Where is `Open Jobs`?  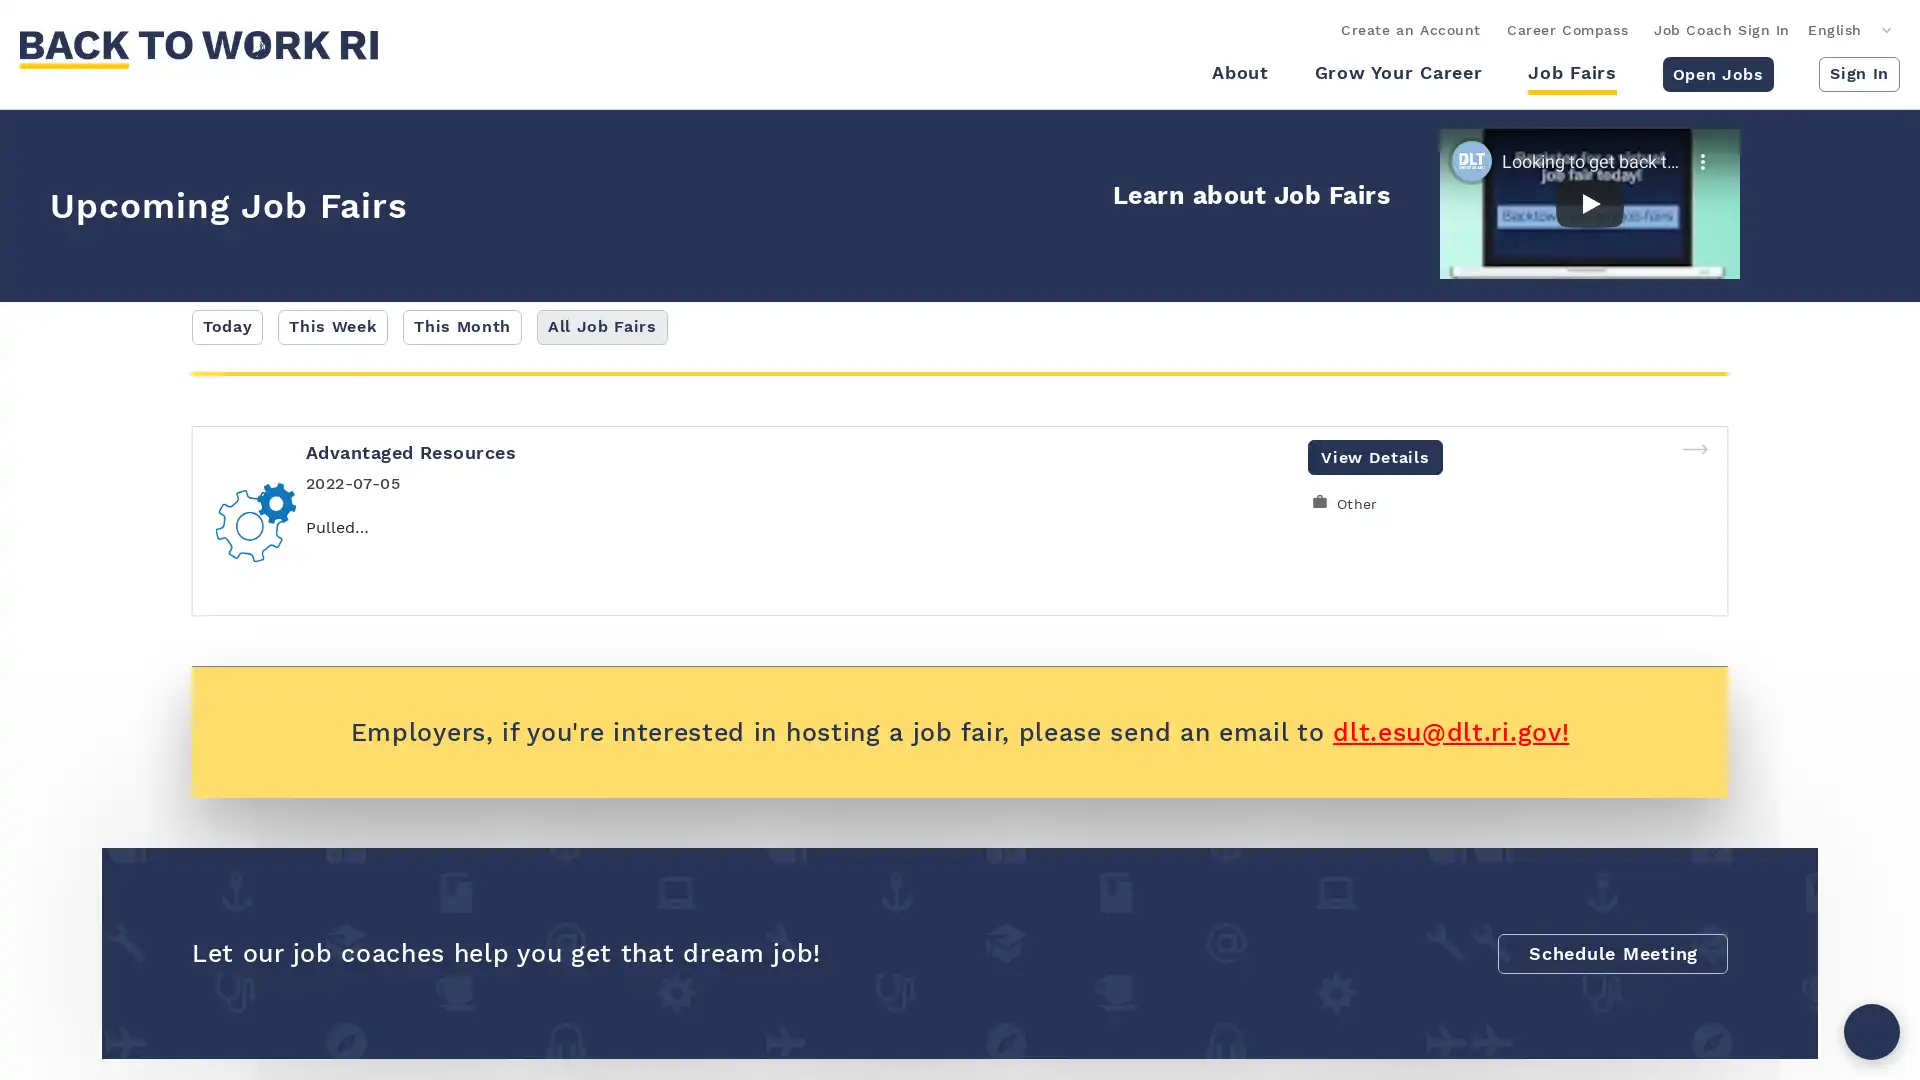 Open Jobs is located at coordinates (1716, 72).